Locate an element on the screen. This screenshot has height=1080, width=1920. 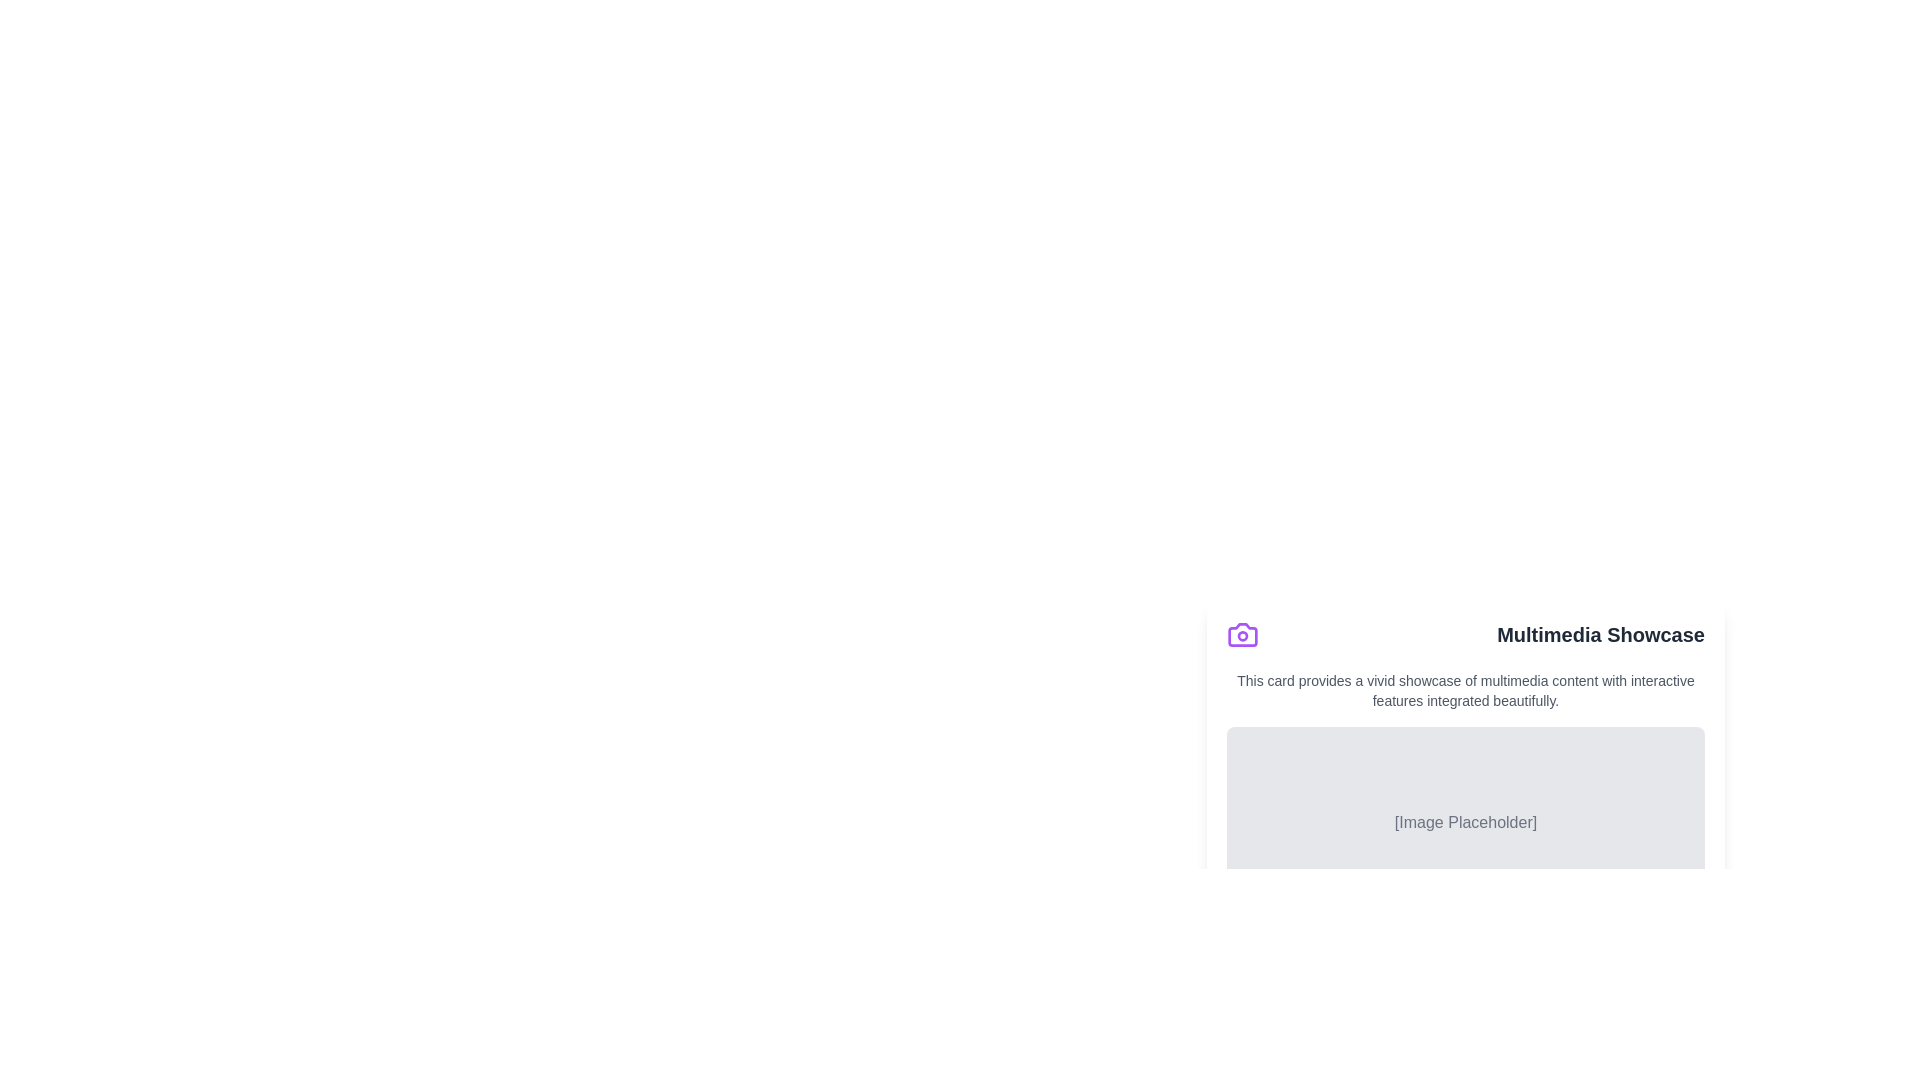
text content from the text label displaying 'Multimedia Showcase', which is bold and large, located in the upper section of a card layout, to the right of a purple camera icon is located at coordinates (1601, 635).